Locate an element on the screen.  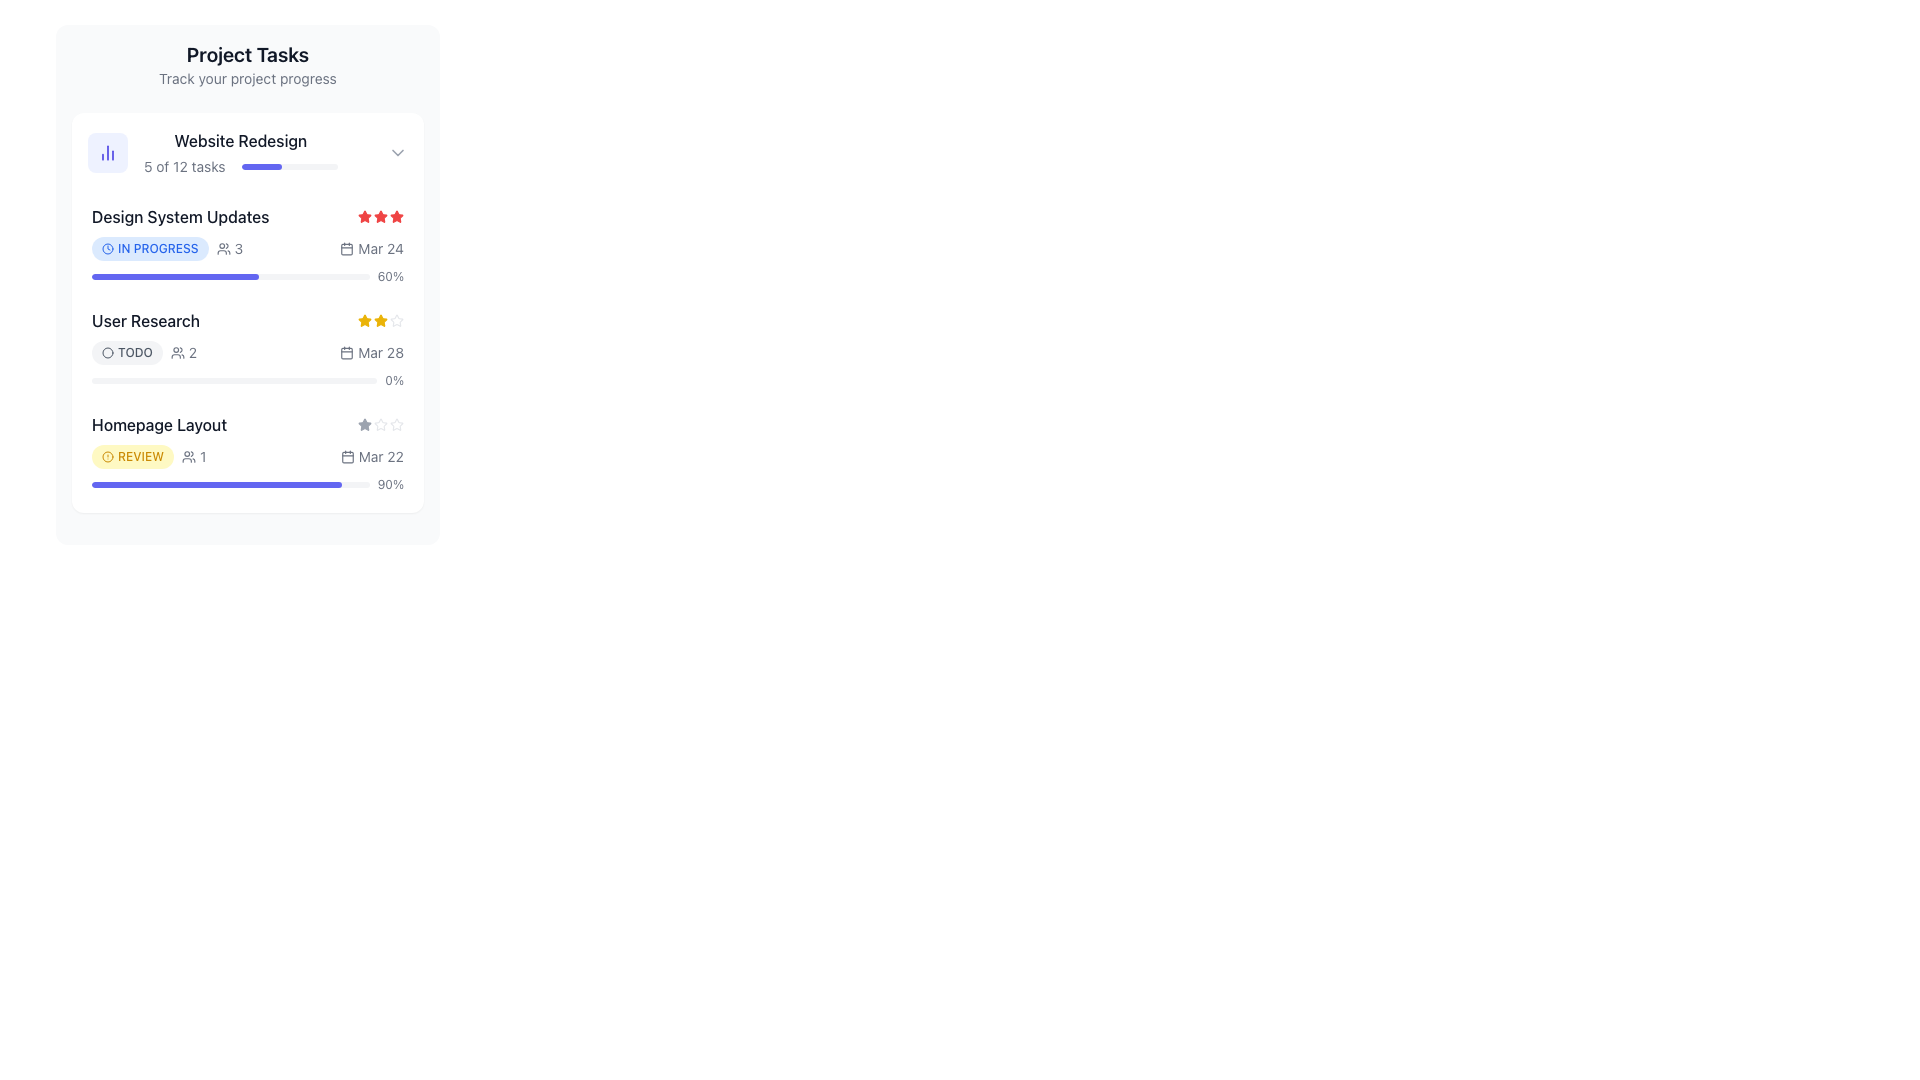
the first star icon in the row of three stars for the 'Design System Updates' task in the 'Project Tasks' section is located at coordinates (364, 216).